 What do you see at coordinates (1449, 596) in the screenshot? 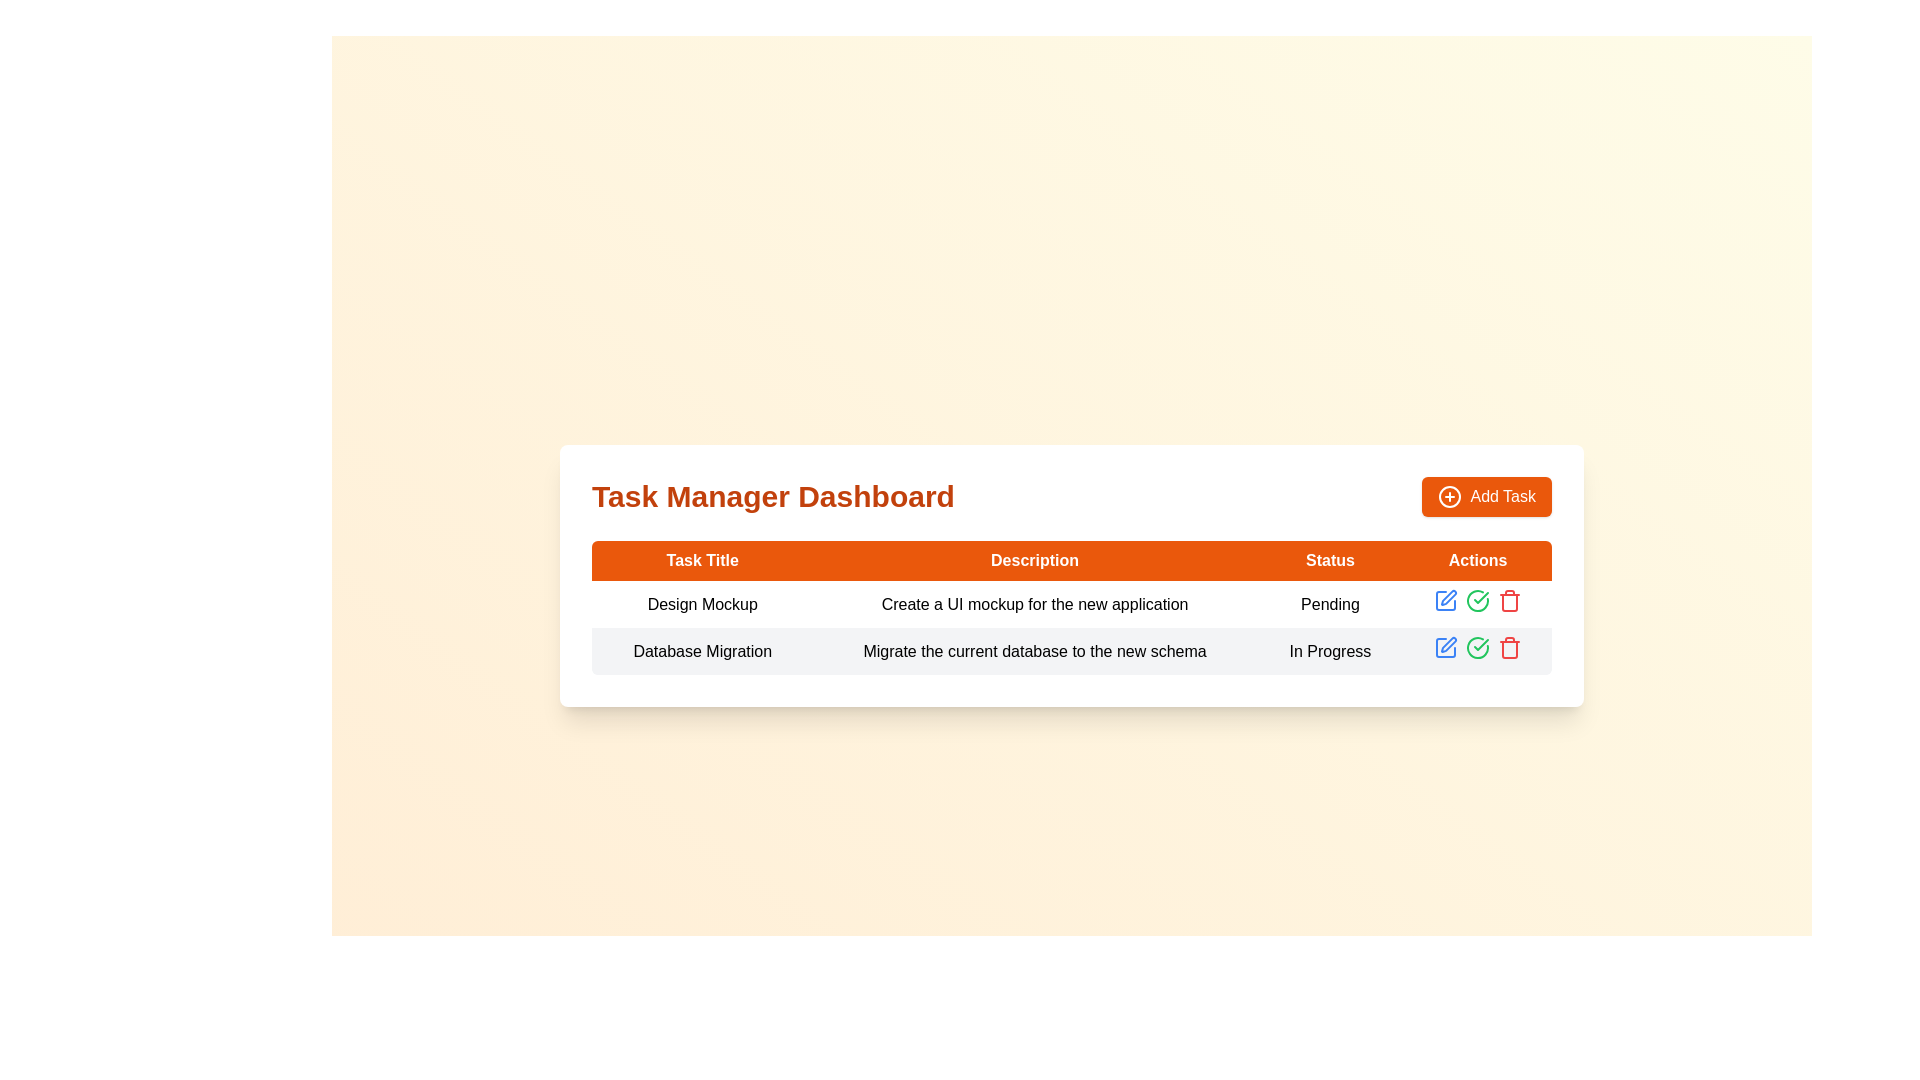
I see `the edit icon in the 'Actions' column of the second row of the task list` at bounding box center [1449, 596].